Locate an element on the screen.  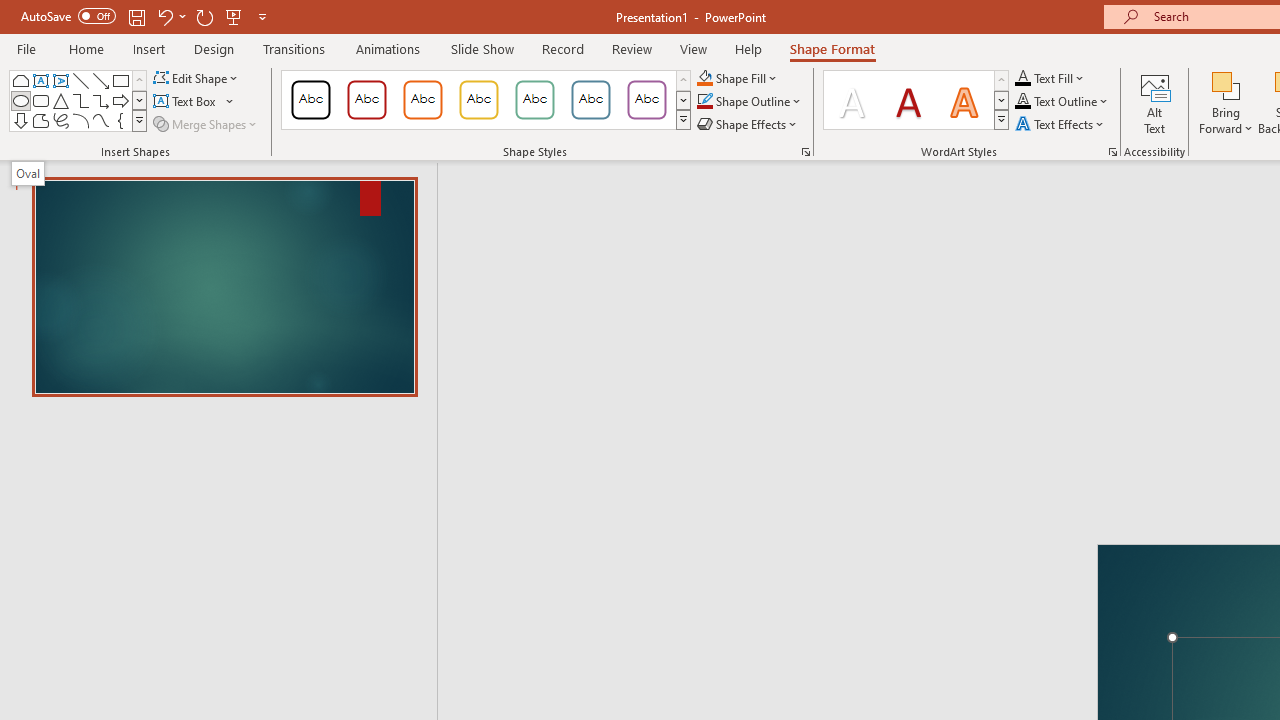
'Shape Outline No Outline' is located at coordinates (704, 101).